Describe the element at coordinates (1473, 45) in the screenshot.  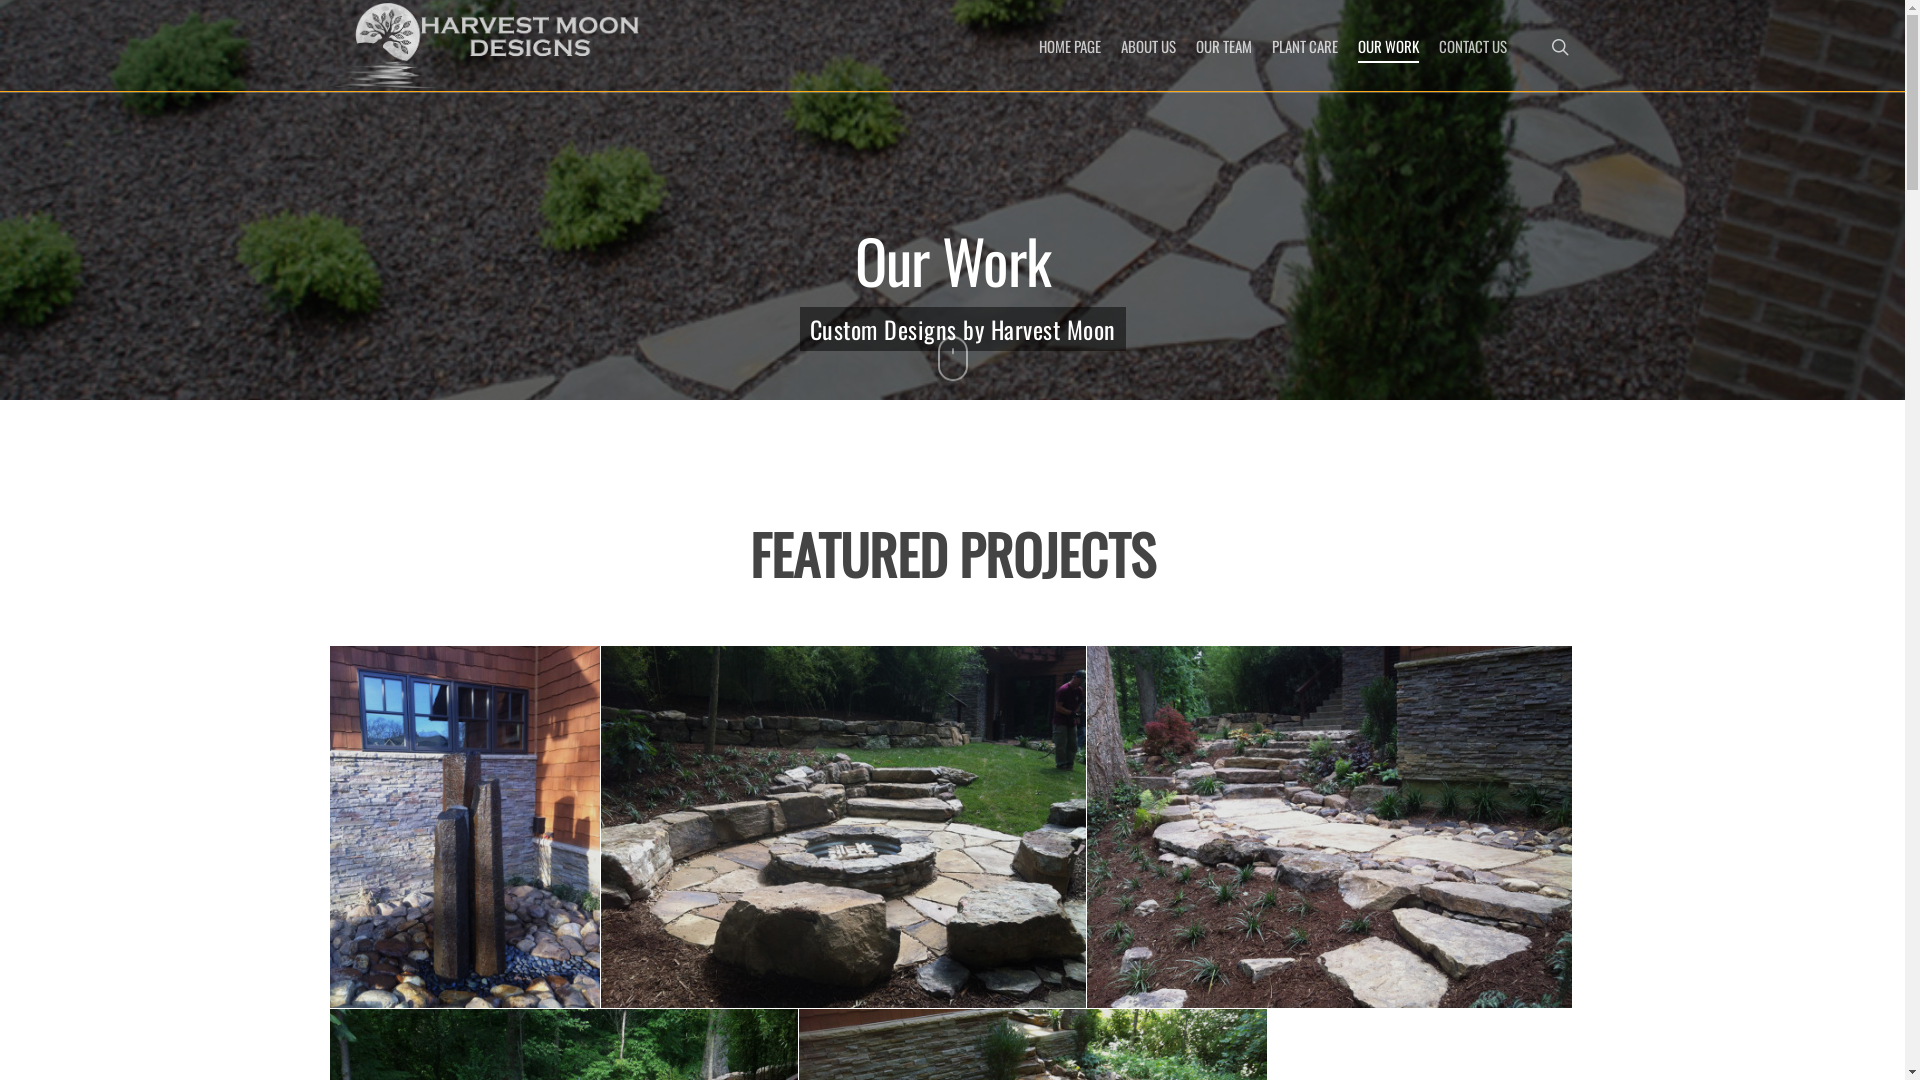
I see `'CONTACT US'` at that location.